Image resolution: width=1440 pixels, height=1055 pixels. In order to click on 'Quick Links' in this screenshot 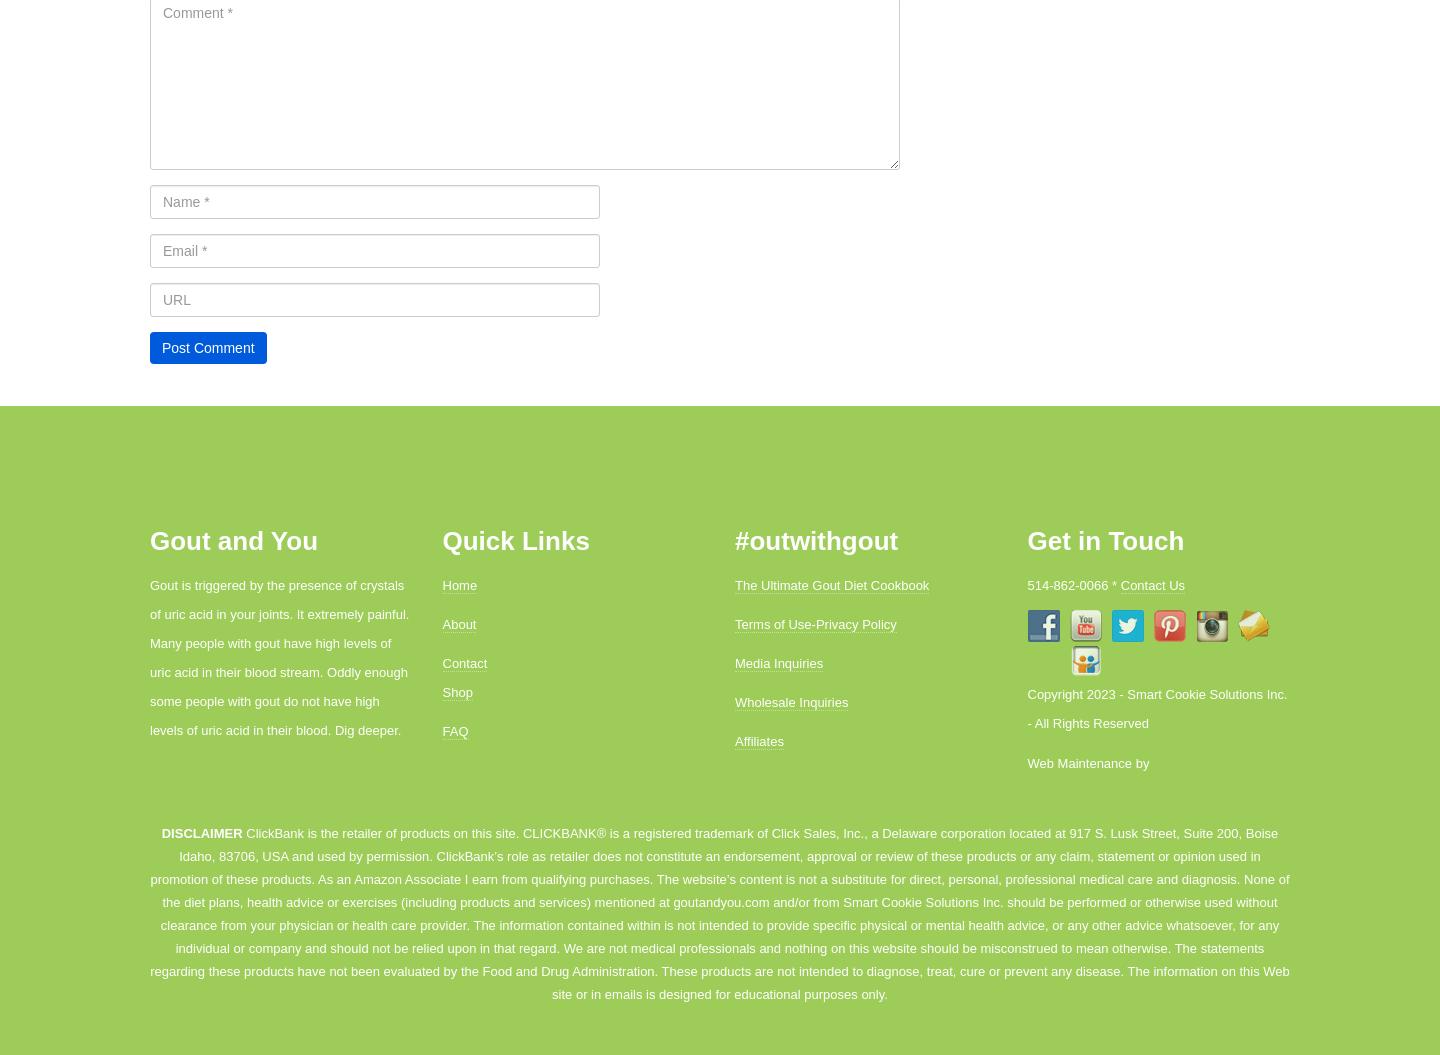, I will do `click(514, 540)`.